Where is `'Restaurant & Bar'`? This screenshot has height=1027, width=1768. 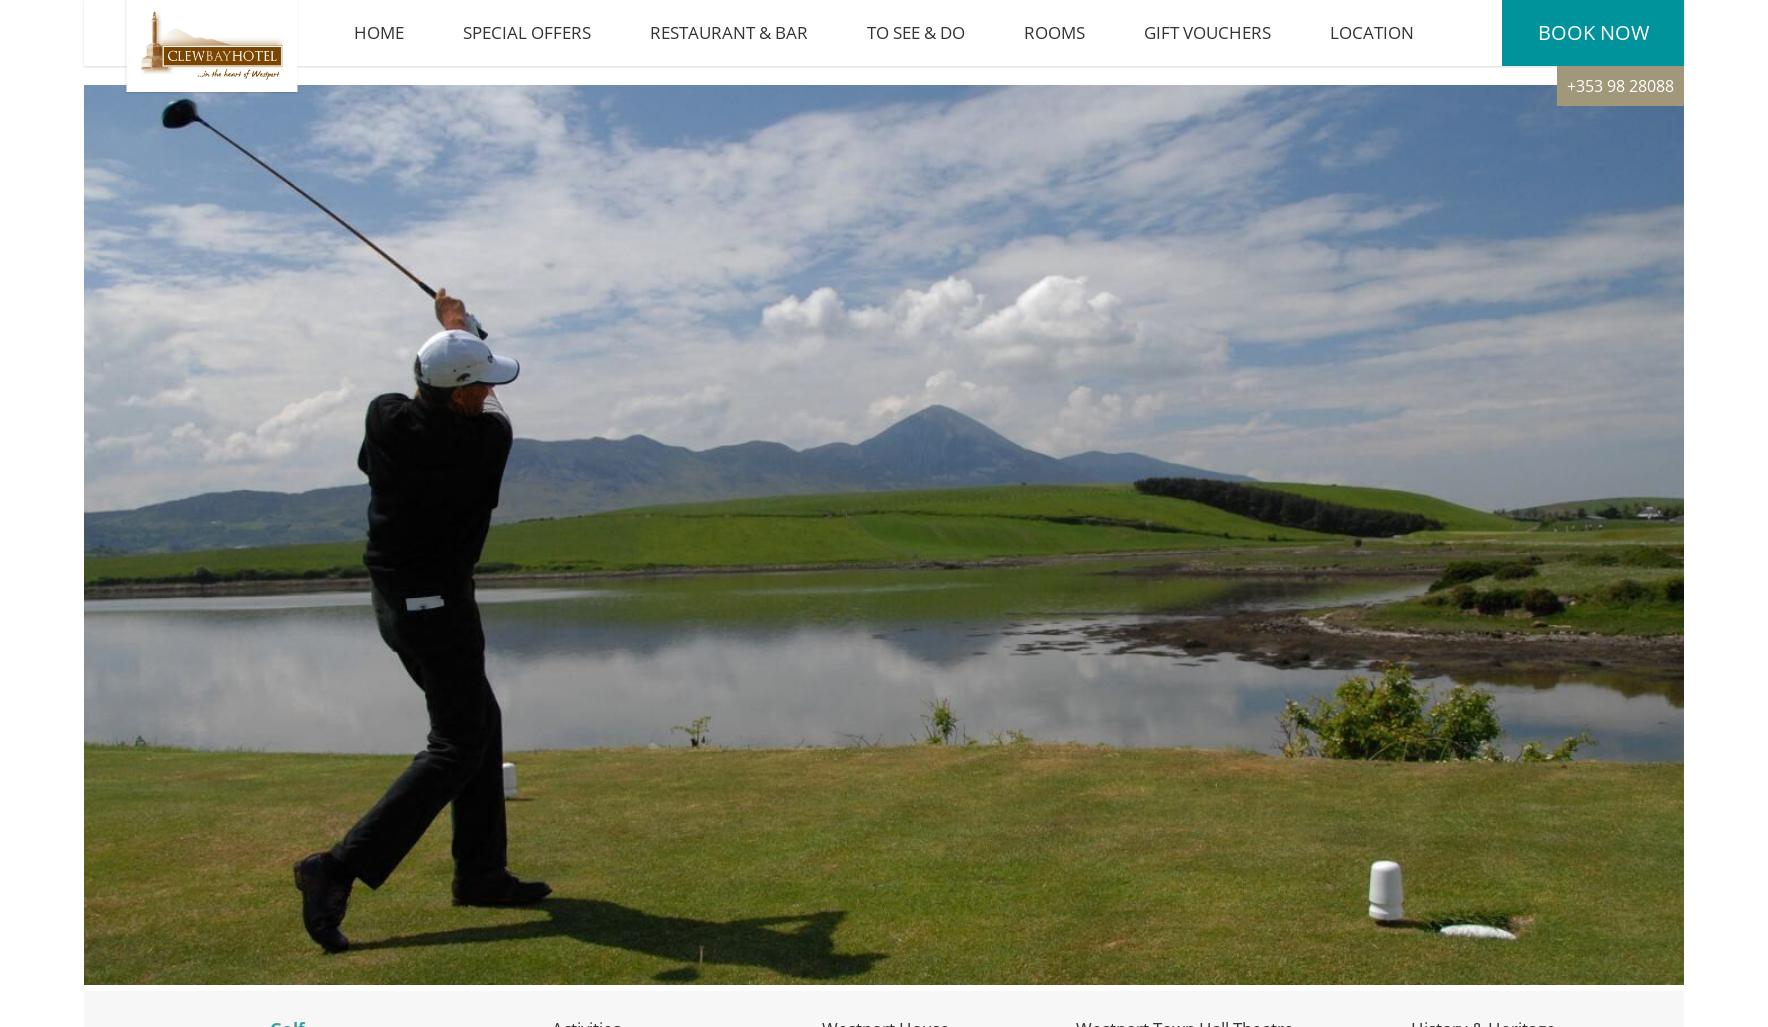
'Restaurant & Bar' is located at coordinates (728, 41).